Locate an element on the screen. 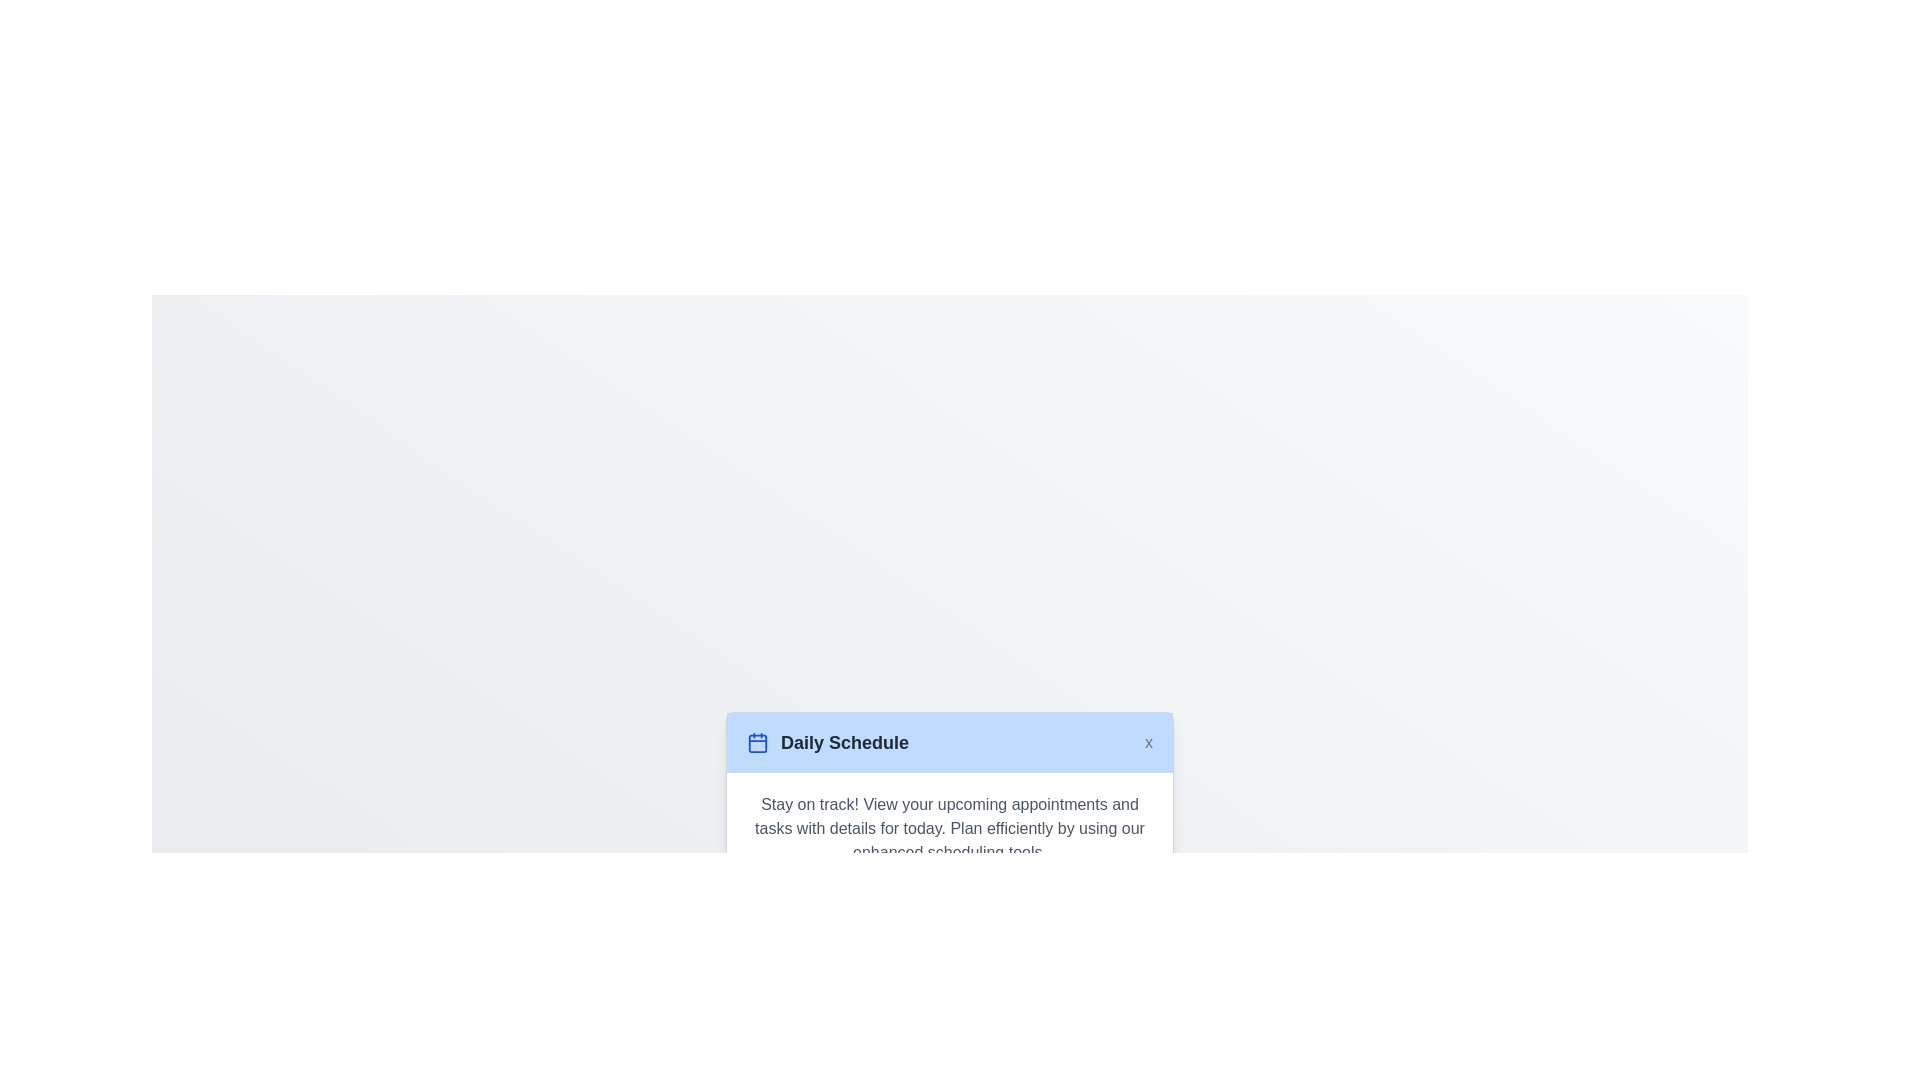 Image resolution: width=1920 pixels, height=1080 pixels. the header bar with the 'Daily Schedule' text and close button for interactions if supported is located at coordinates (949, 741).